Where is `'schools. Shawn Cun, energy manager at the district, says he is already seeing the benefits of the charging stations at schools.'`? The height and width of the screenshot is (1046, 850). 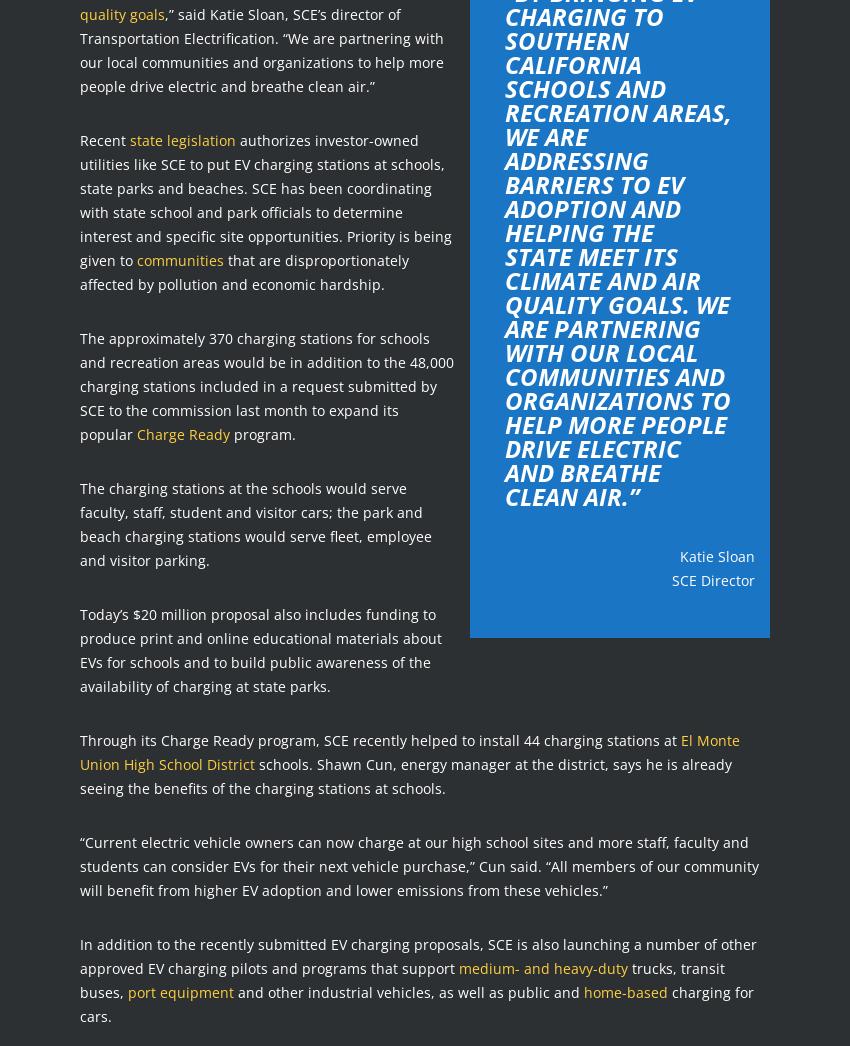
'schools. Shawn Cun, energy manager at the district, says he is already seeing the benefits of the charging stations at schools.' is located at coordinates (405, 774).